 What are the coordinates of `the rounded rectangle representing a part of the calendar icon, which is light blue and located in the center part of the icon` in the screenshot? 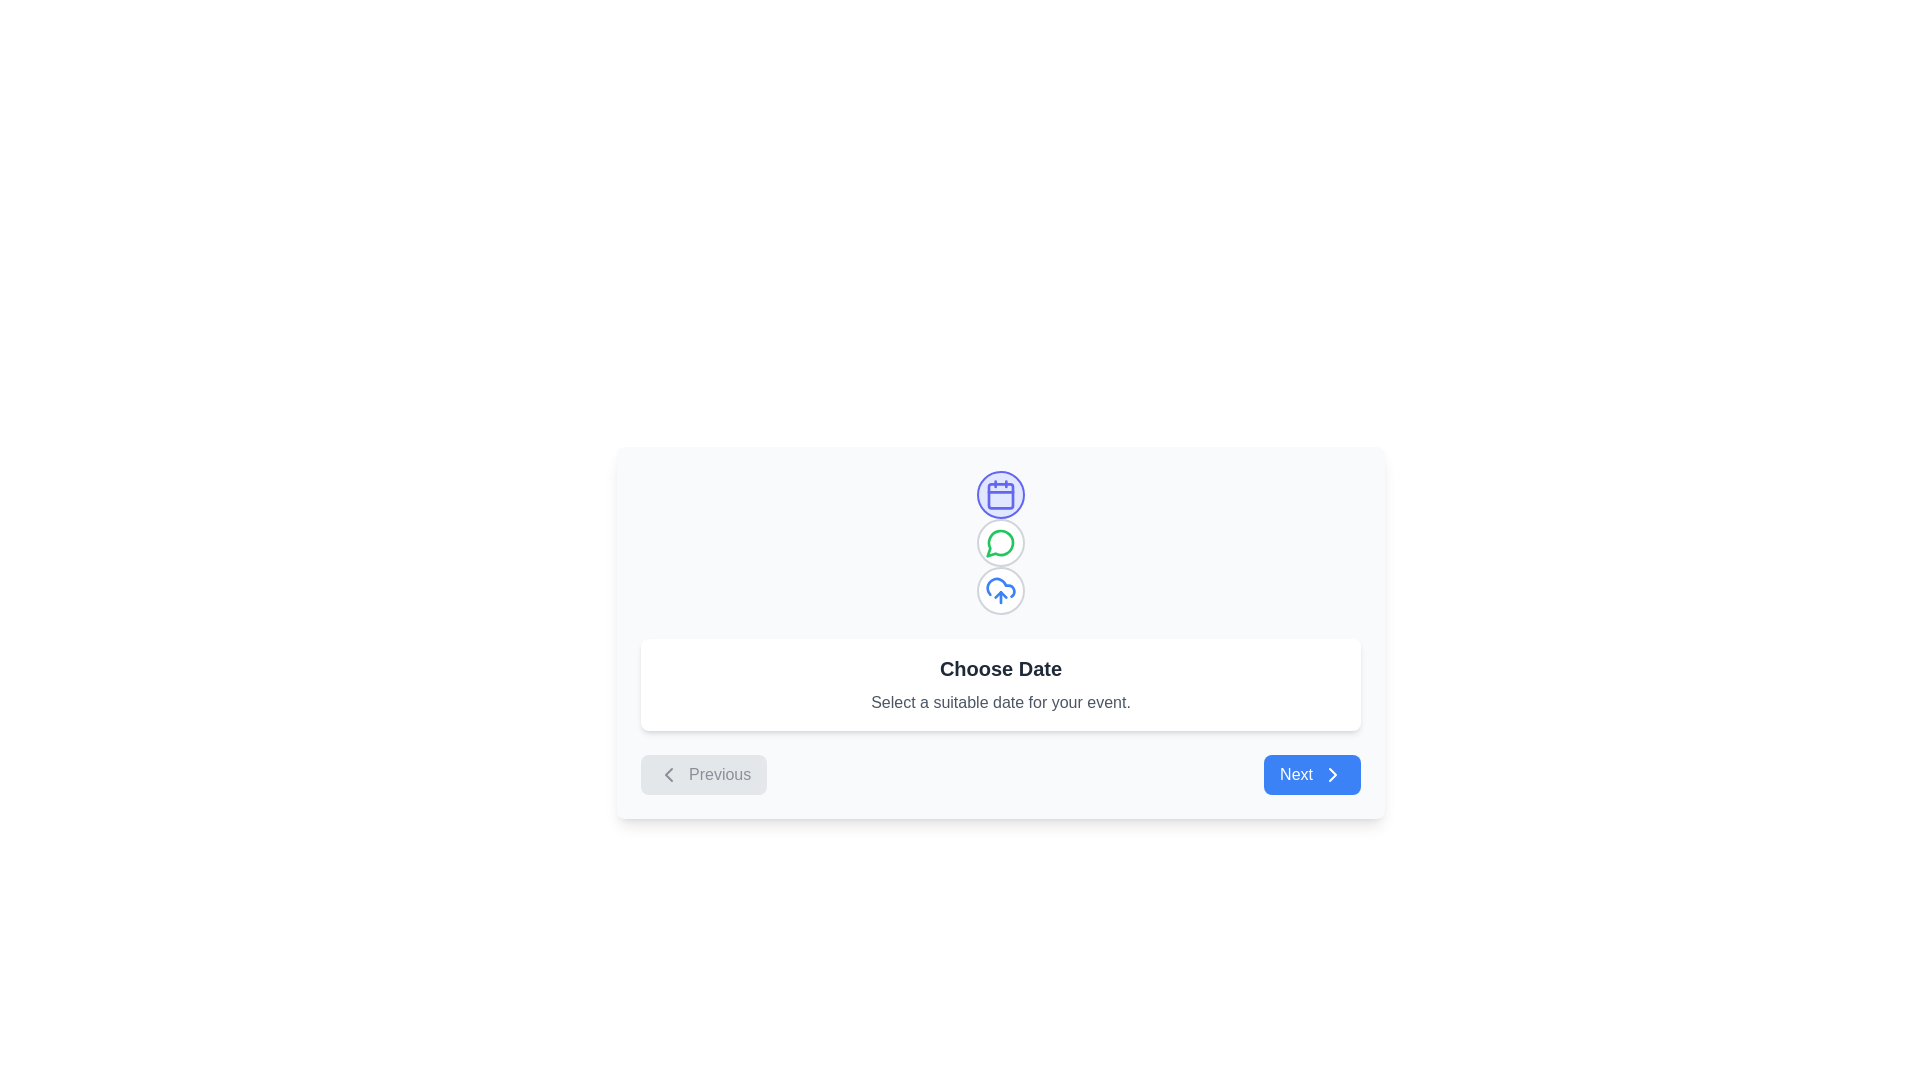 It's located at (1001, 495).